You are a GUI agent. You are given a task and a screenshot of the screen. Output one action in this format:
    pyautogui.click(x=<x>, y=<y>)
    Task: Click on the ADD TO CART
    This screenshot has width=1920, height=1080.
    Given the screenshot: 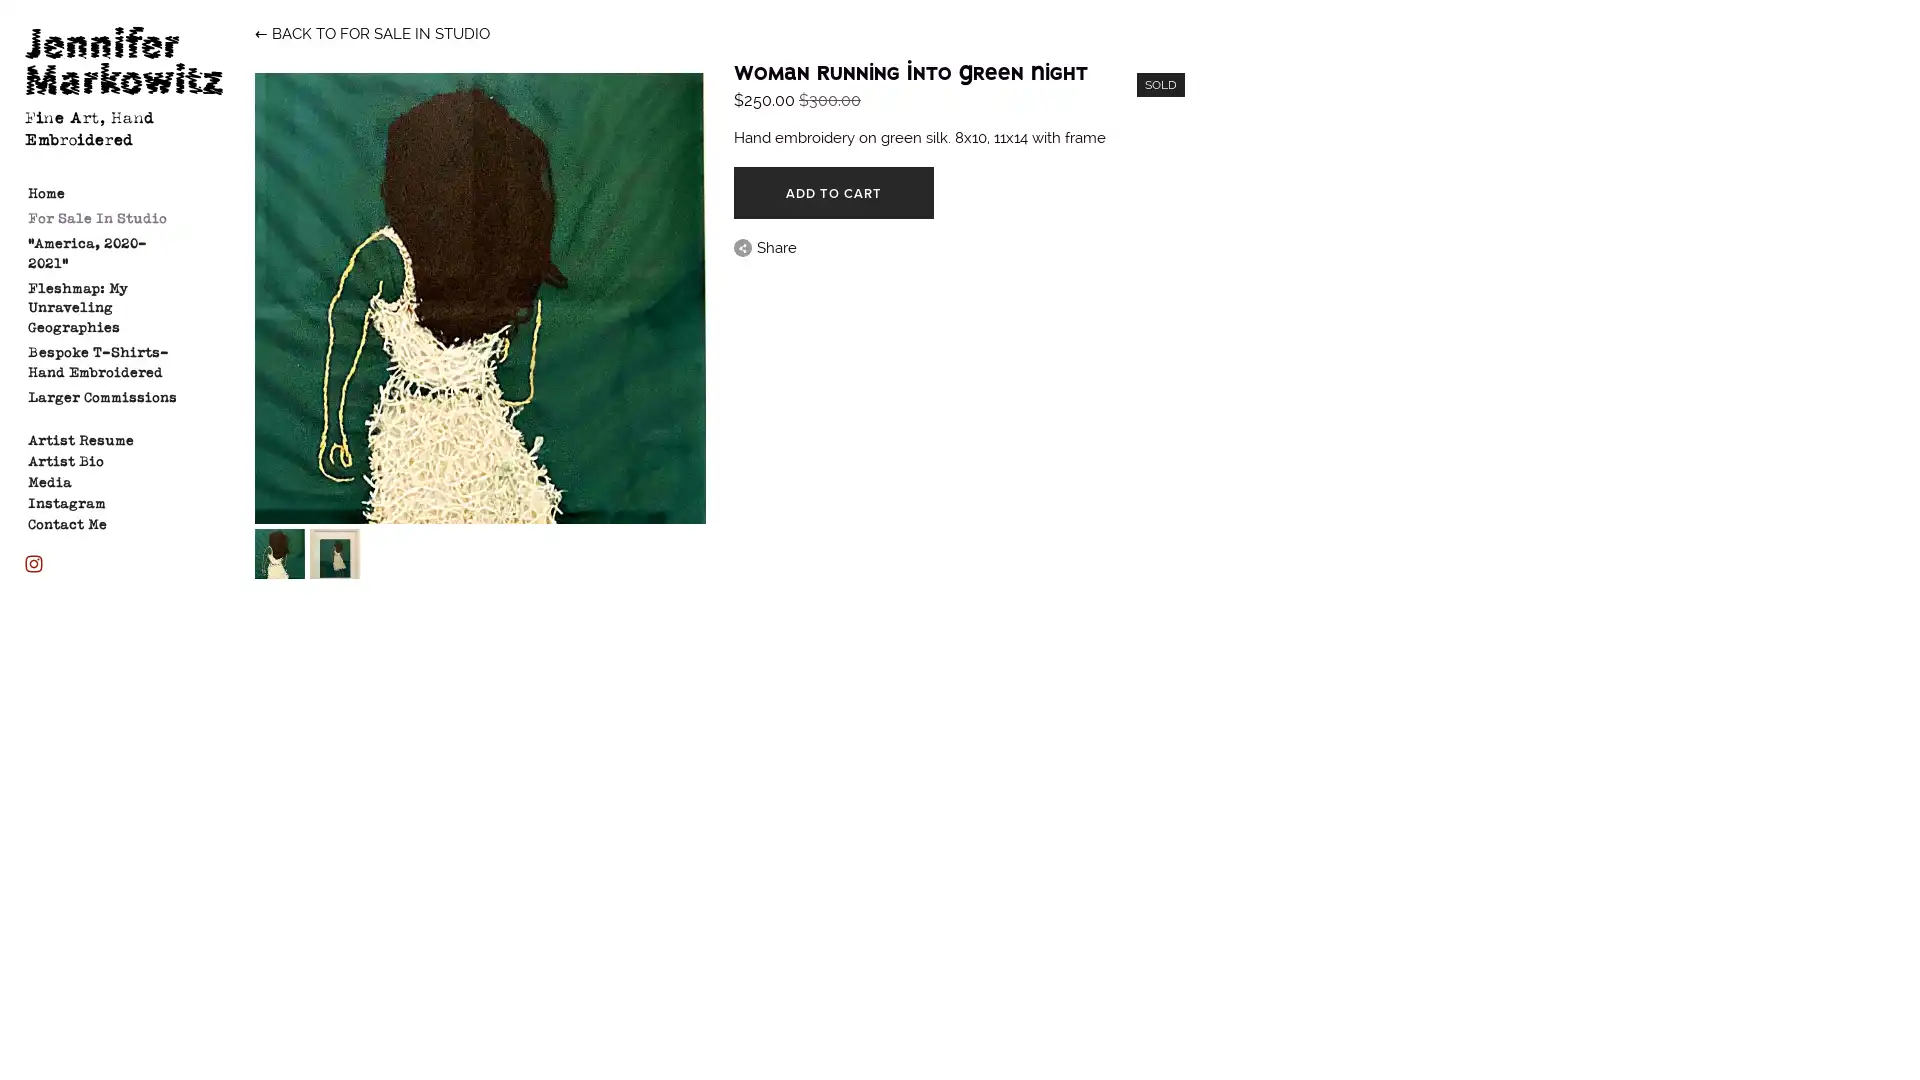 What is the action you would take?
    pyautogui.click(x=833, y=192)
    